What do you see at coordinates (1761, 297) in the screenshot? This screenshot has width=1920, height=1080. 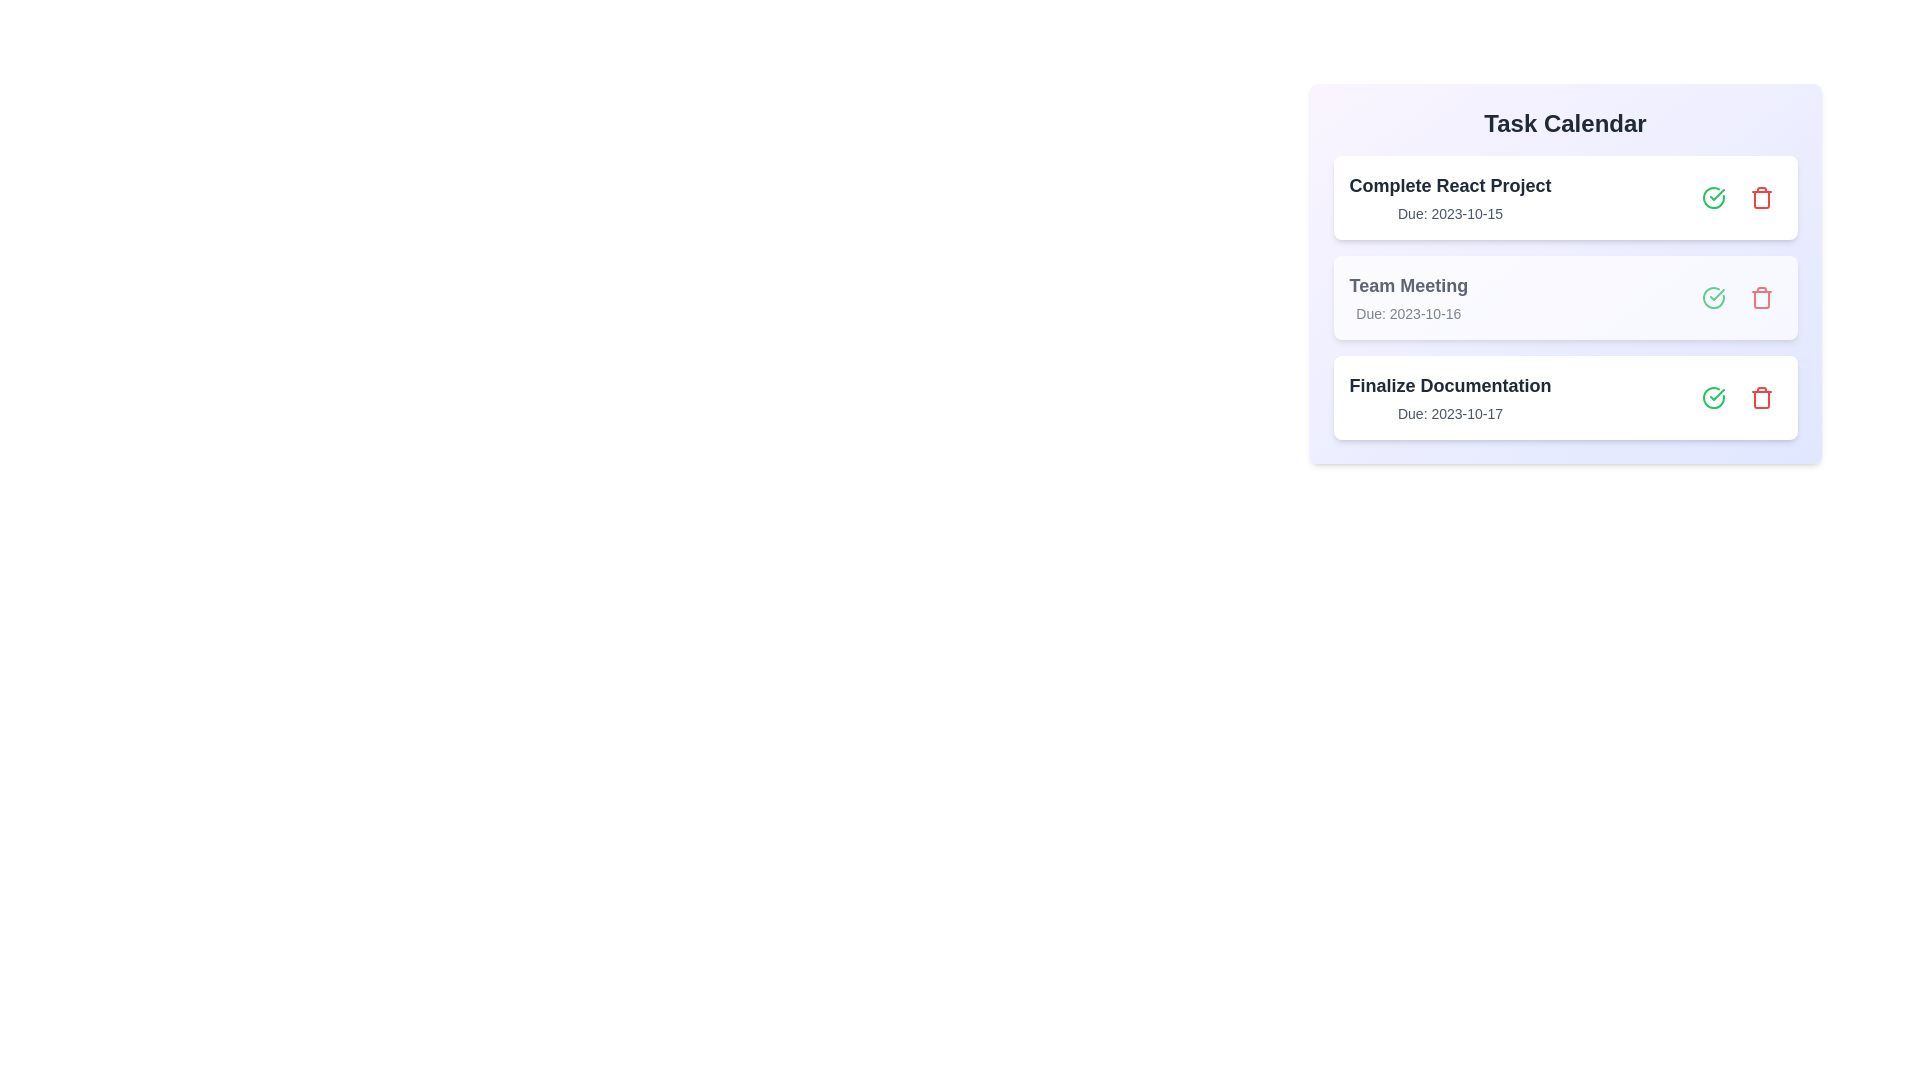 I see `delete button for the task with the name Team Meeting` at bounding box center [1761, 297].